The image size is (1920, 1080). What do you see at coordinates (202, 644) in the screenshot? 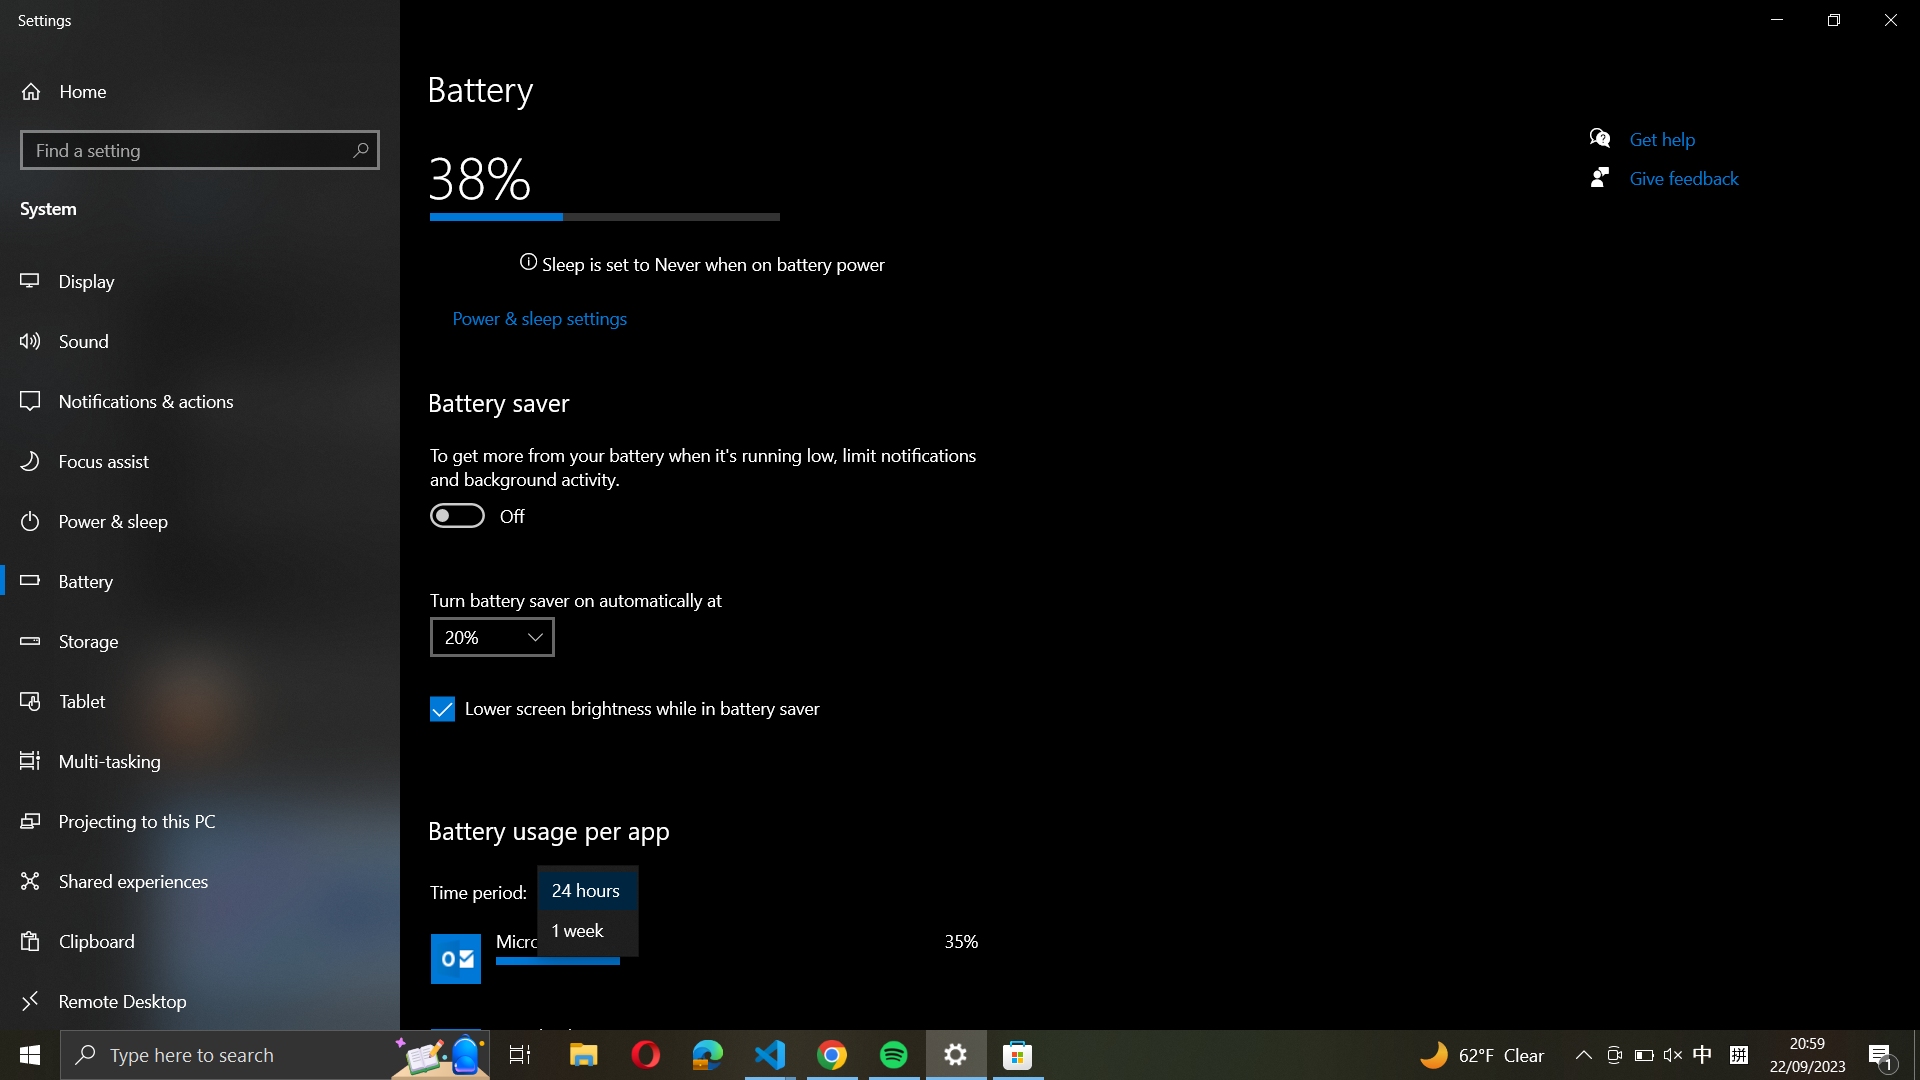
I see `the Storage settings from the left panel` at bounding box center [202, 644].